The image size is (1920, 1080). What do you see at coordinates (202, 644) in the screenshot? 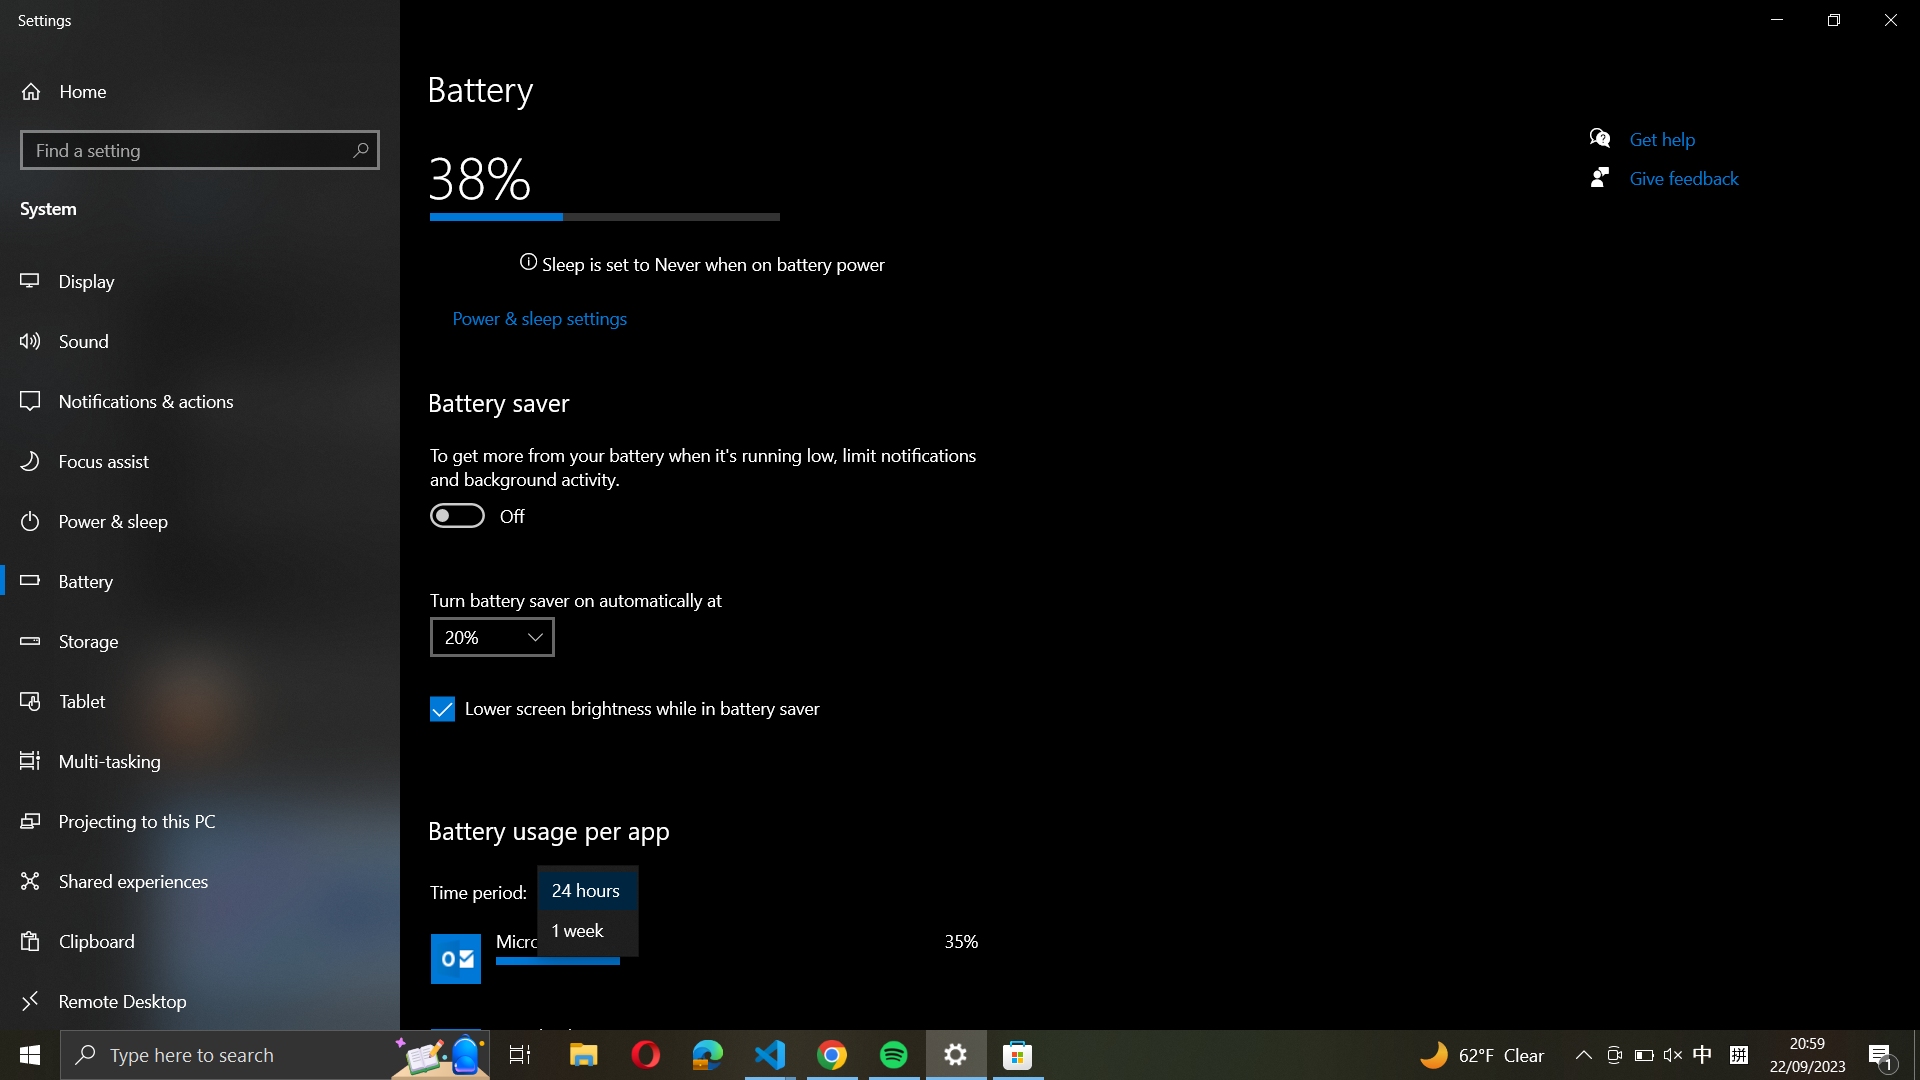
I see `the Storage settings from the left panel` at bounding box center [202, 644].